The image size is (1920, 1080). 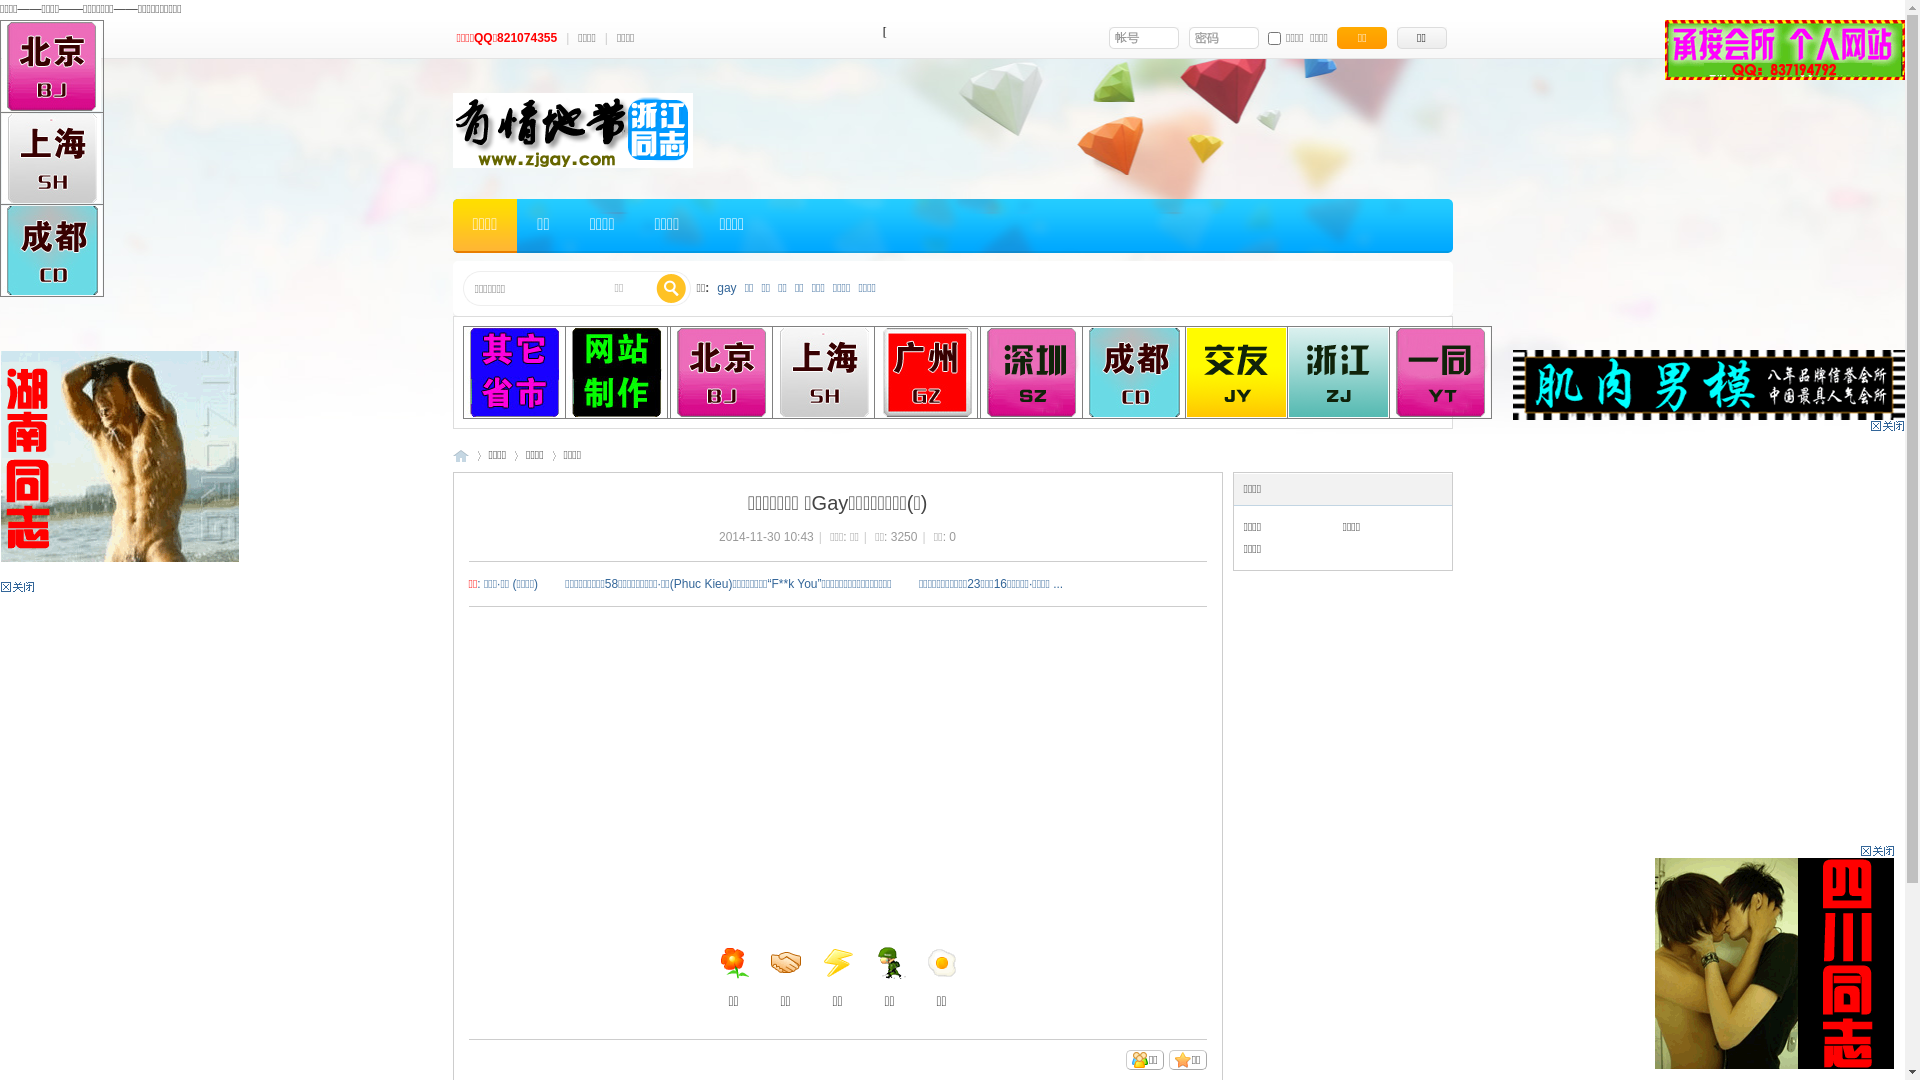 What do you see at coordinates (725, 288) in the screenshot?
I see `'gay'` at bounding box center [725, 288].